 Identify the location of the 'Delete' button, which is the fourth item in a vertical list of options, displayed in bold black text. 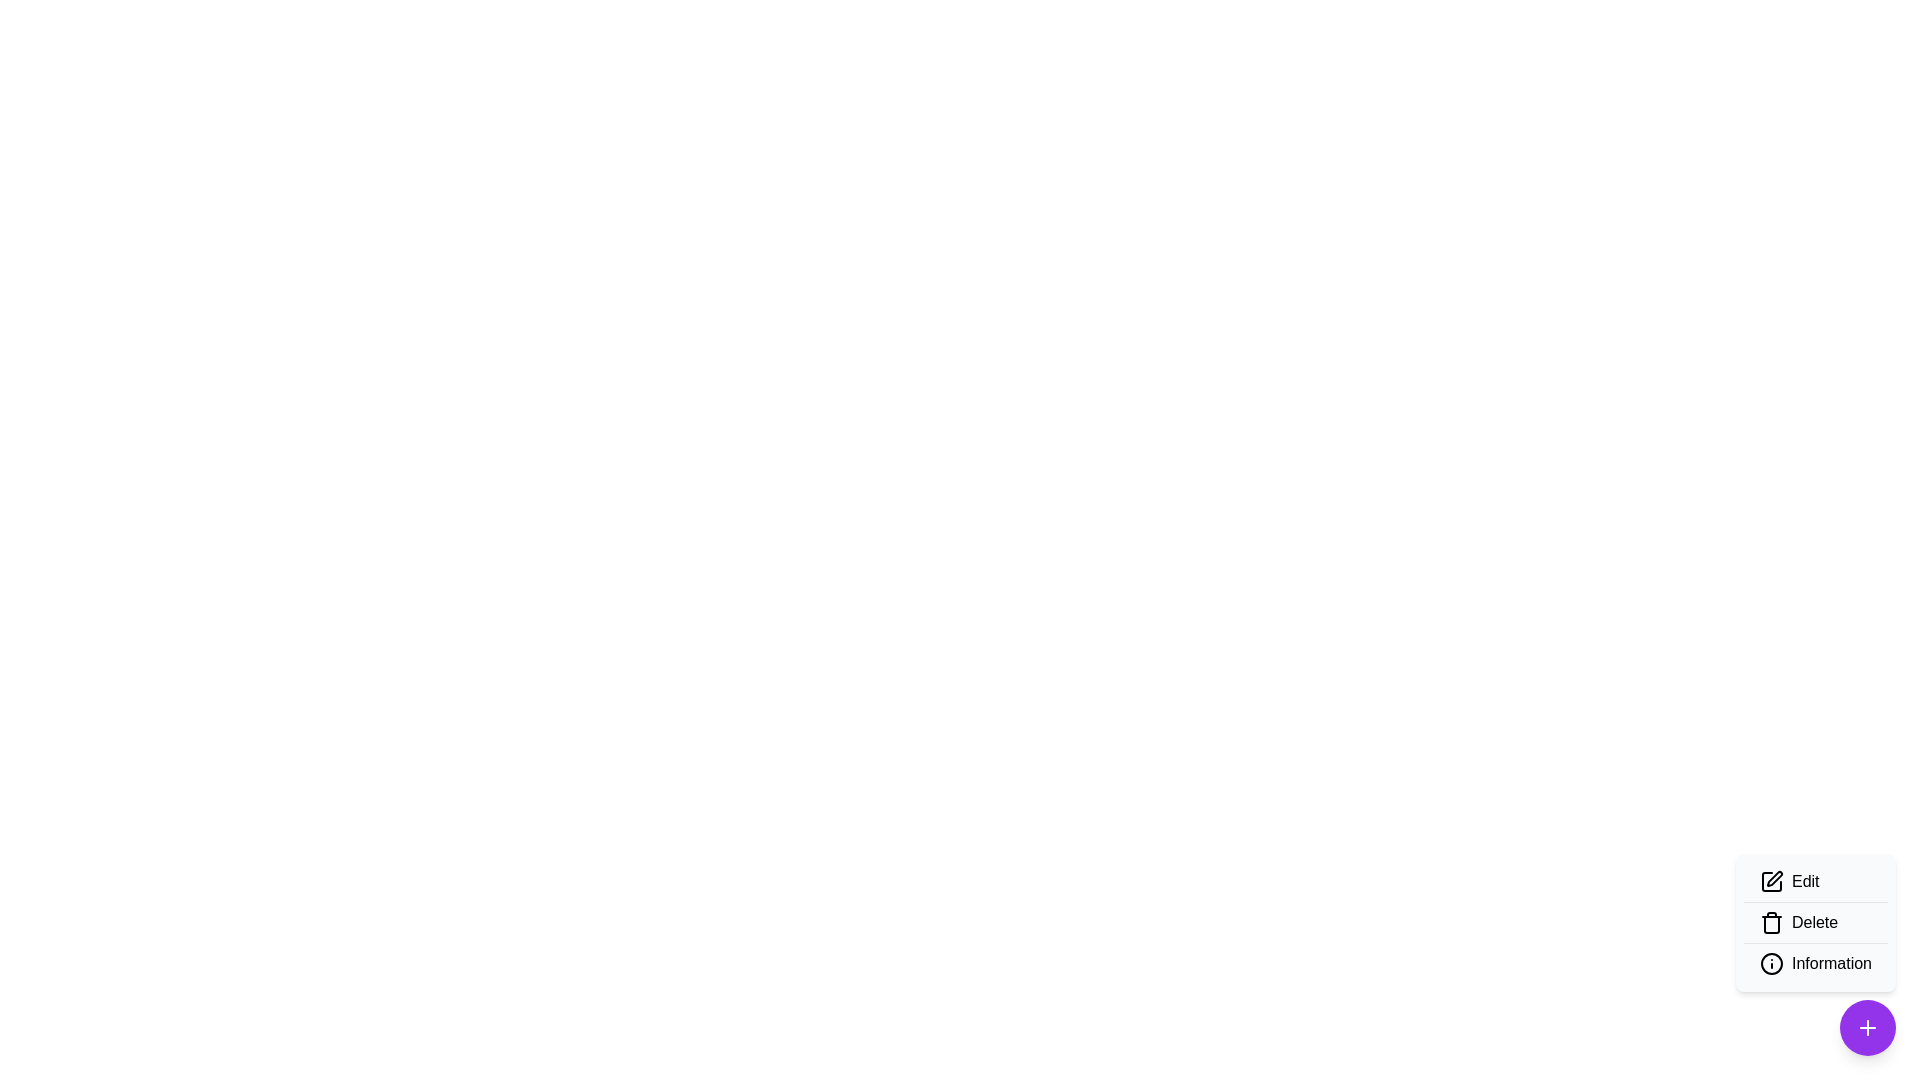
(1815, 922).